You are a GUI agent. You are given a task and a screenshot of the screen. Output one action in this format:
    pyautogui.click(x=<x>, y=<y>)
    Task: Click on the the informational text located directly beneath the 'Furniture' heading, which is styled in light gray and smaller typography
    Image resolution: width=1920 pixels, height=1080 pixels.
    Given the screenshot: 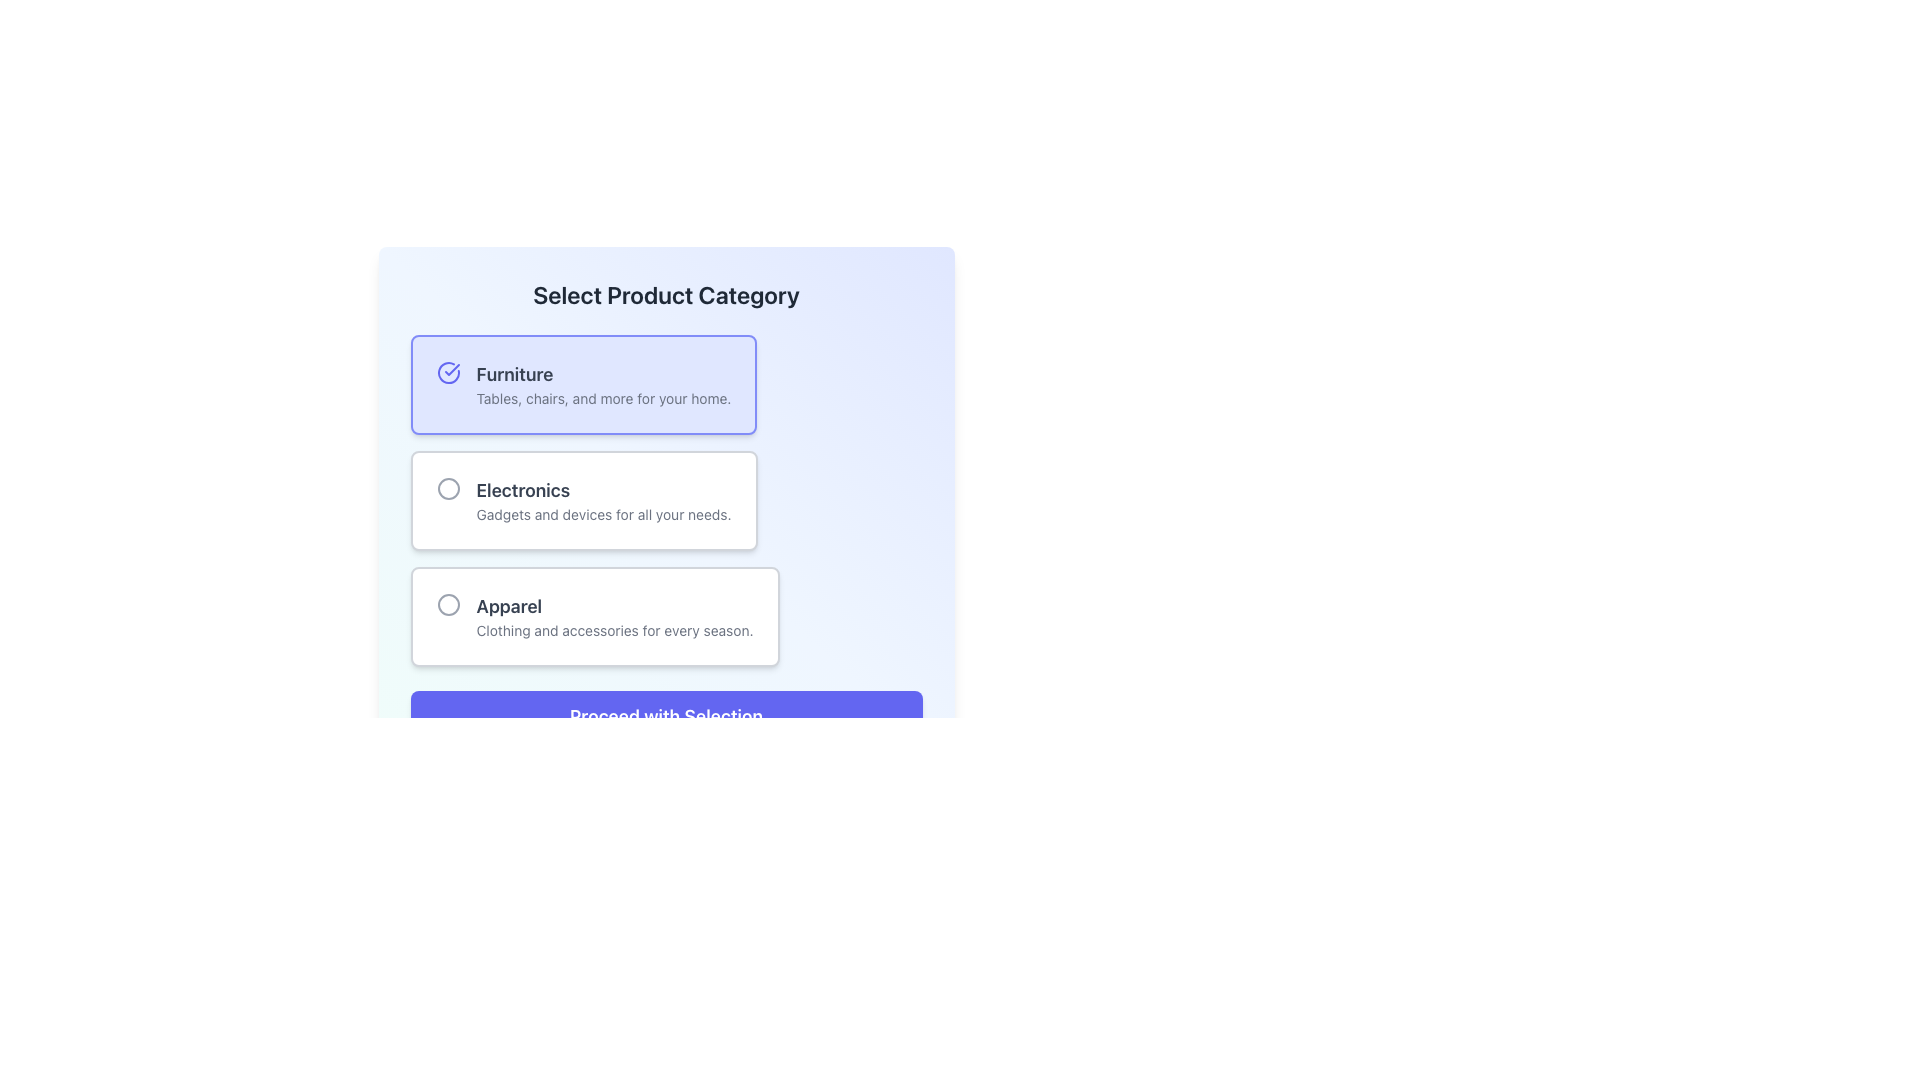 What is the action you would take?
    pyautogui.click(x=602, y=398)
    